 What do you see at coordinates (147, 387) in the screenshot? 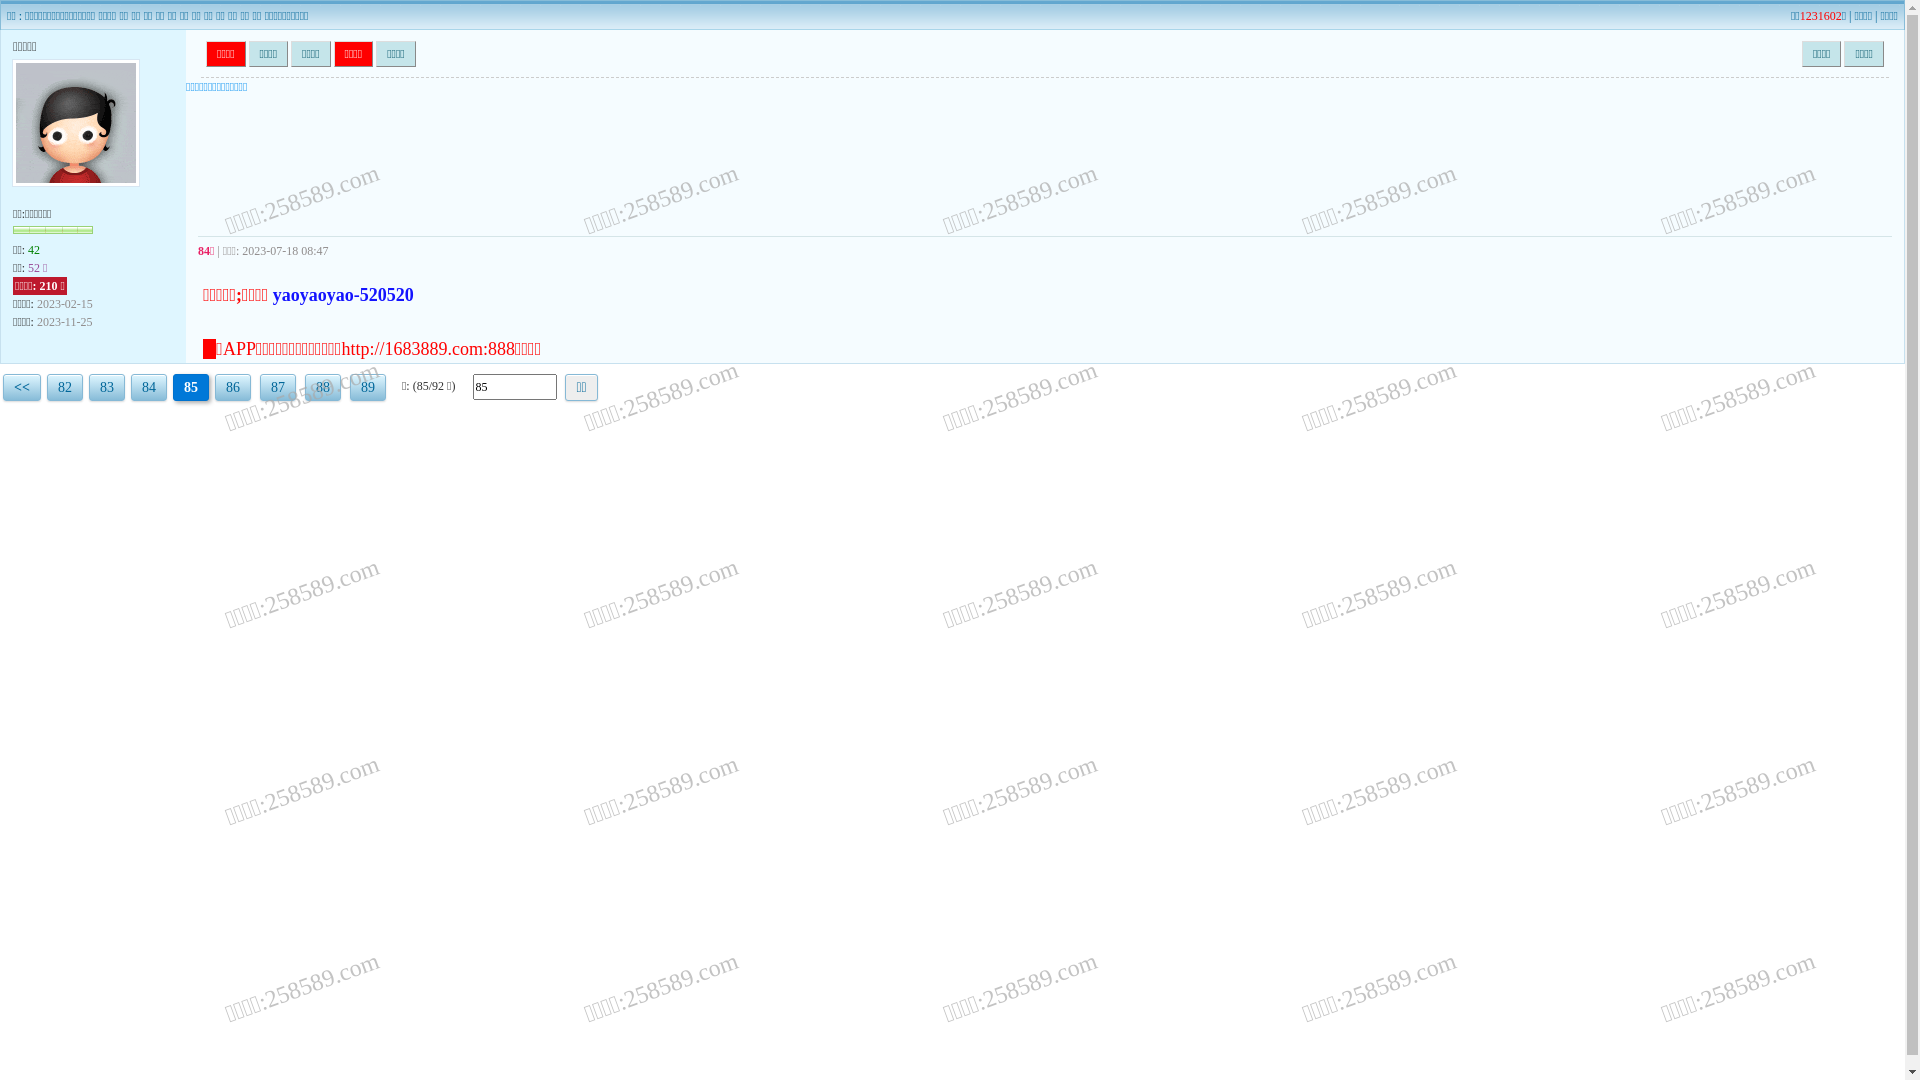
I see `'84'` at bounding box center [147, 387].